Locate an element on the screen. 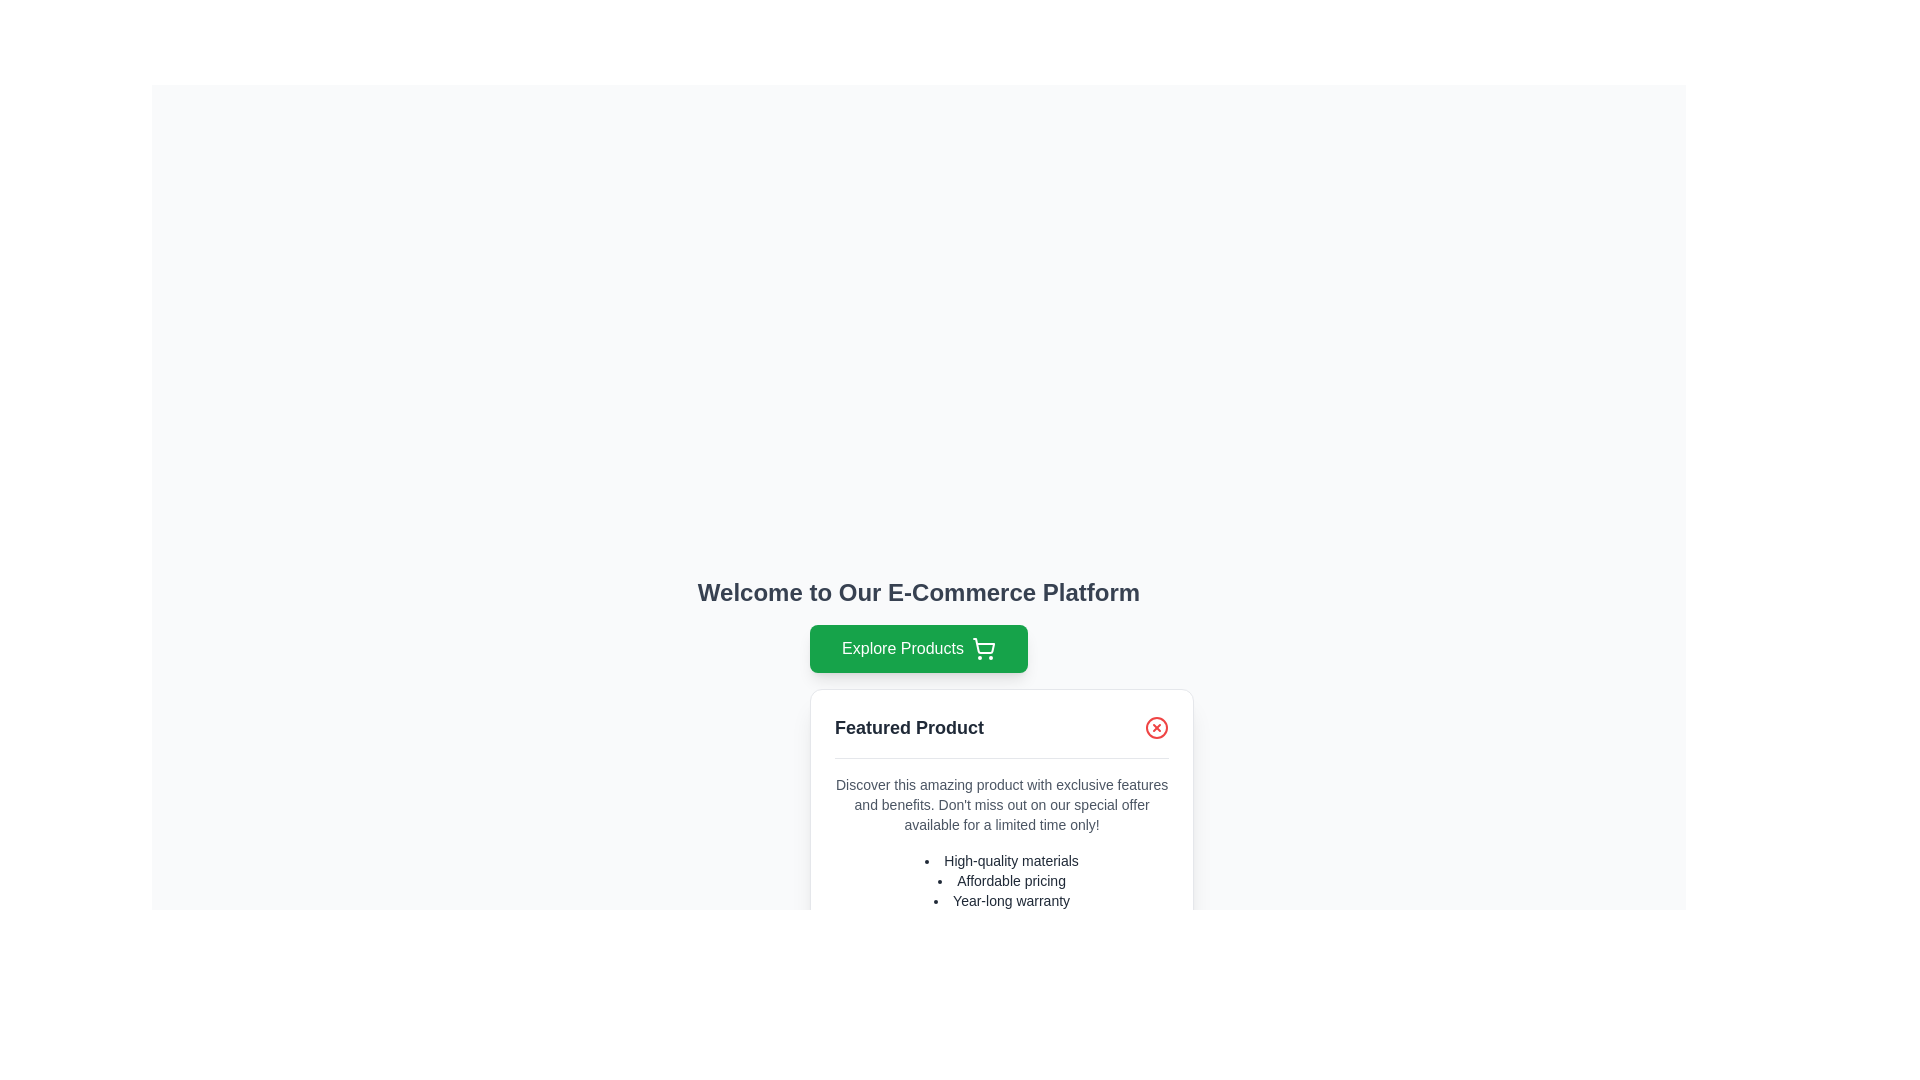 This screenshot has width=1920, height=1080. the close or delete button located to the right of the 'Featured Product' heading in the card-like section is located at coordinates (1156, 728).